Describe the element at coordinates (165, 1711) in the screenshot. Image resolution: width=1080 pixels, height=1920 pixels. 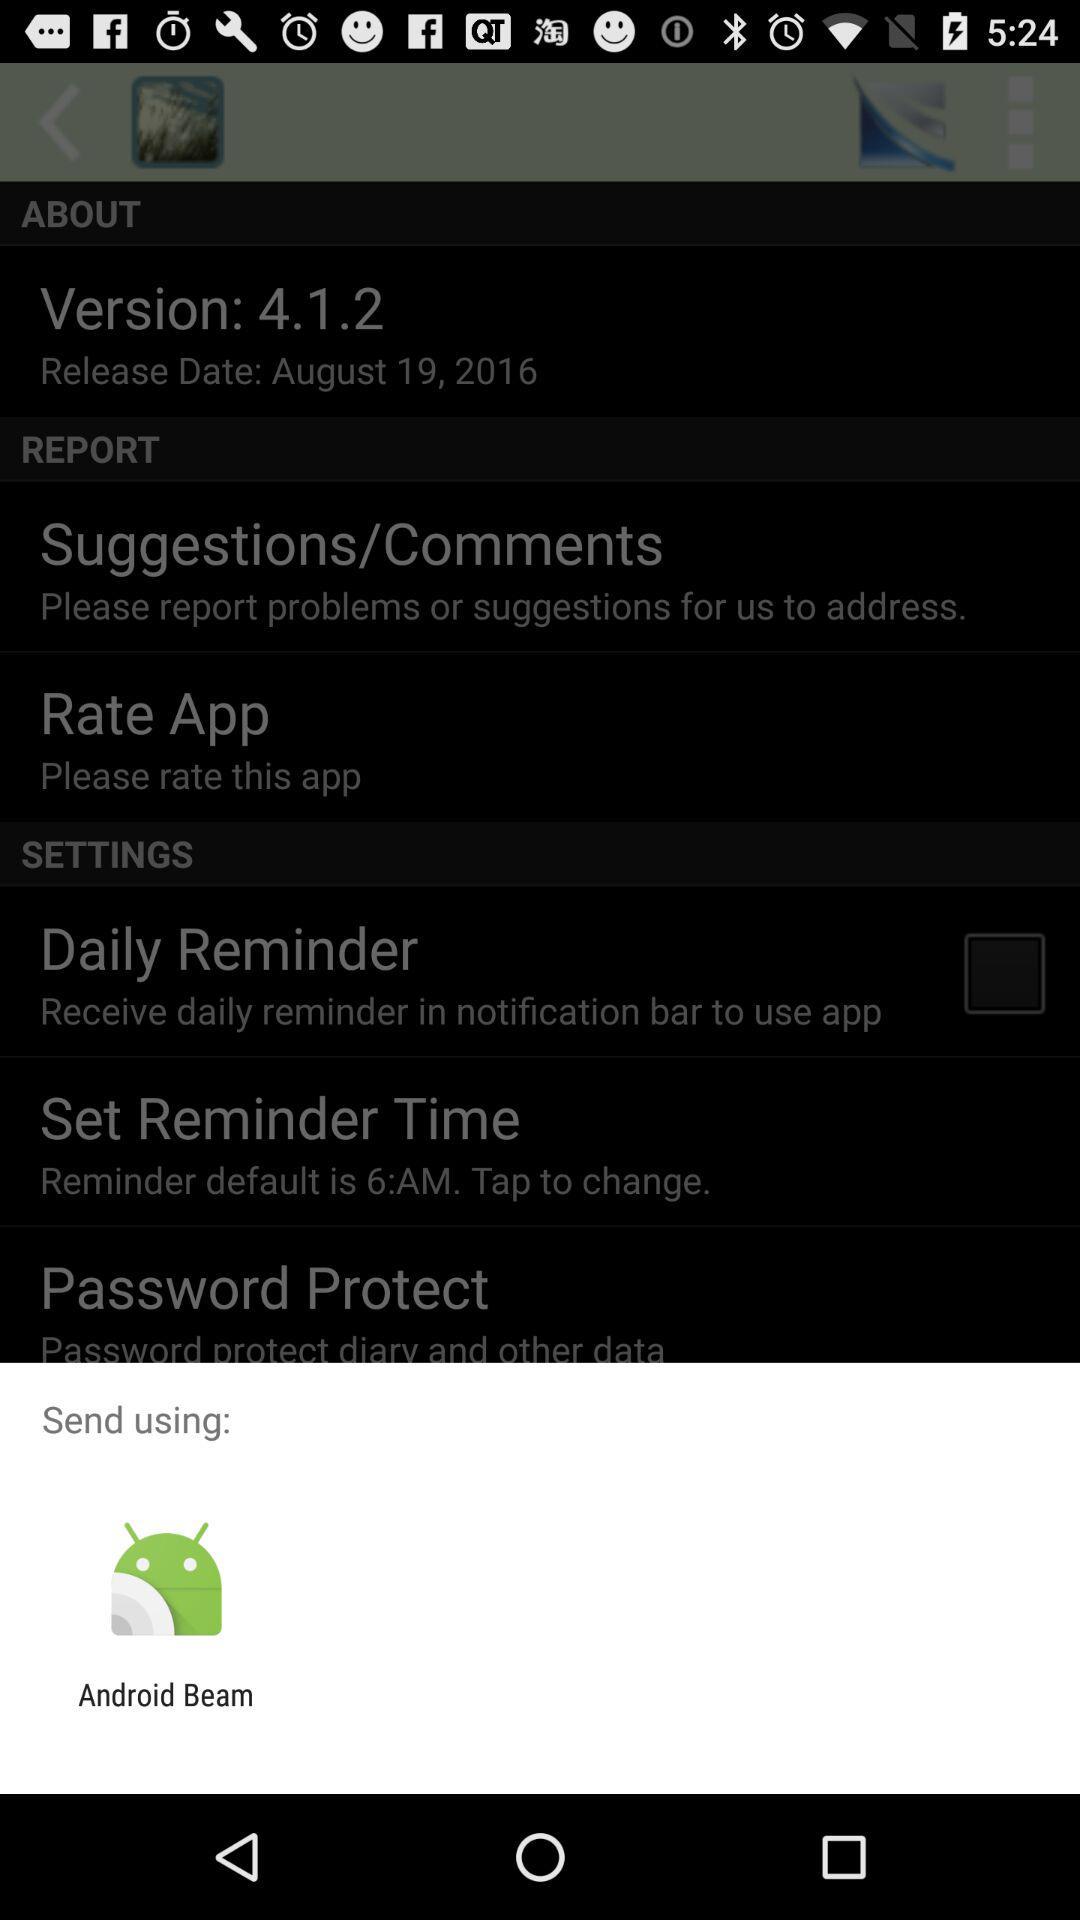
I see `the android beam` at that location.